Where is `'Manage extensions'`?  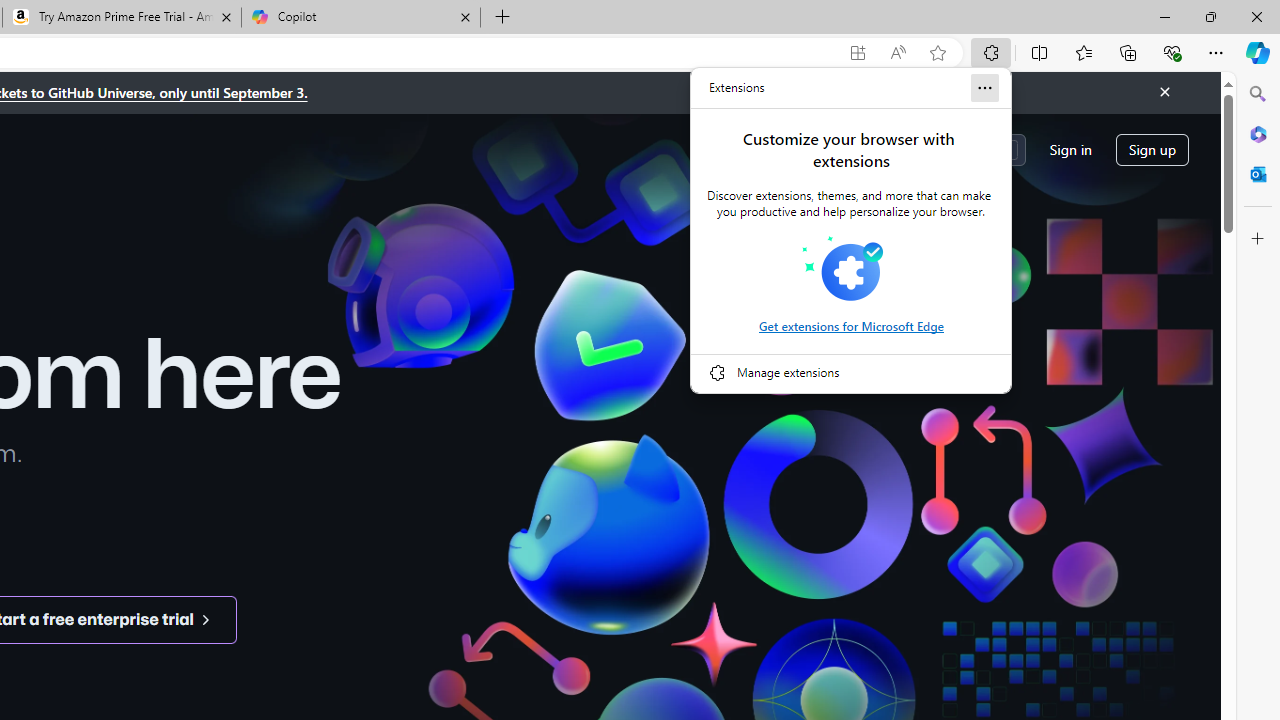 'Manage extensions' is located at coordinates (851, 372).